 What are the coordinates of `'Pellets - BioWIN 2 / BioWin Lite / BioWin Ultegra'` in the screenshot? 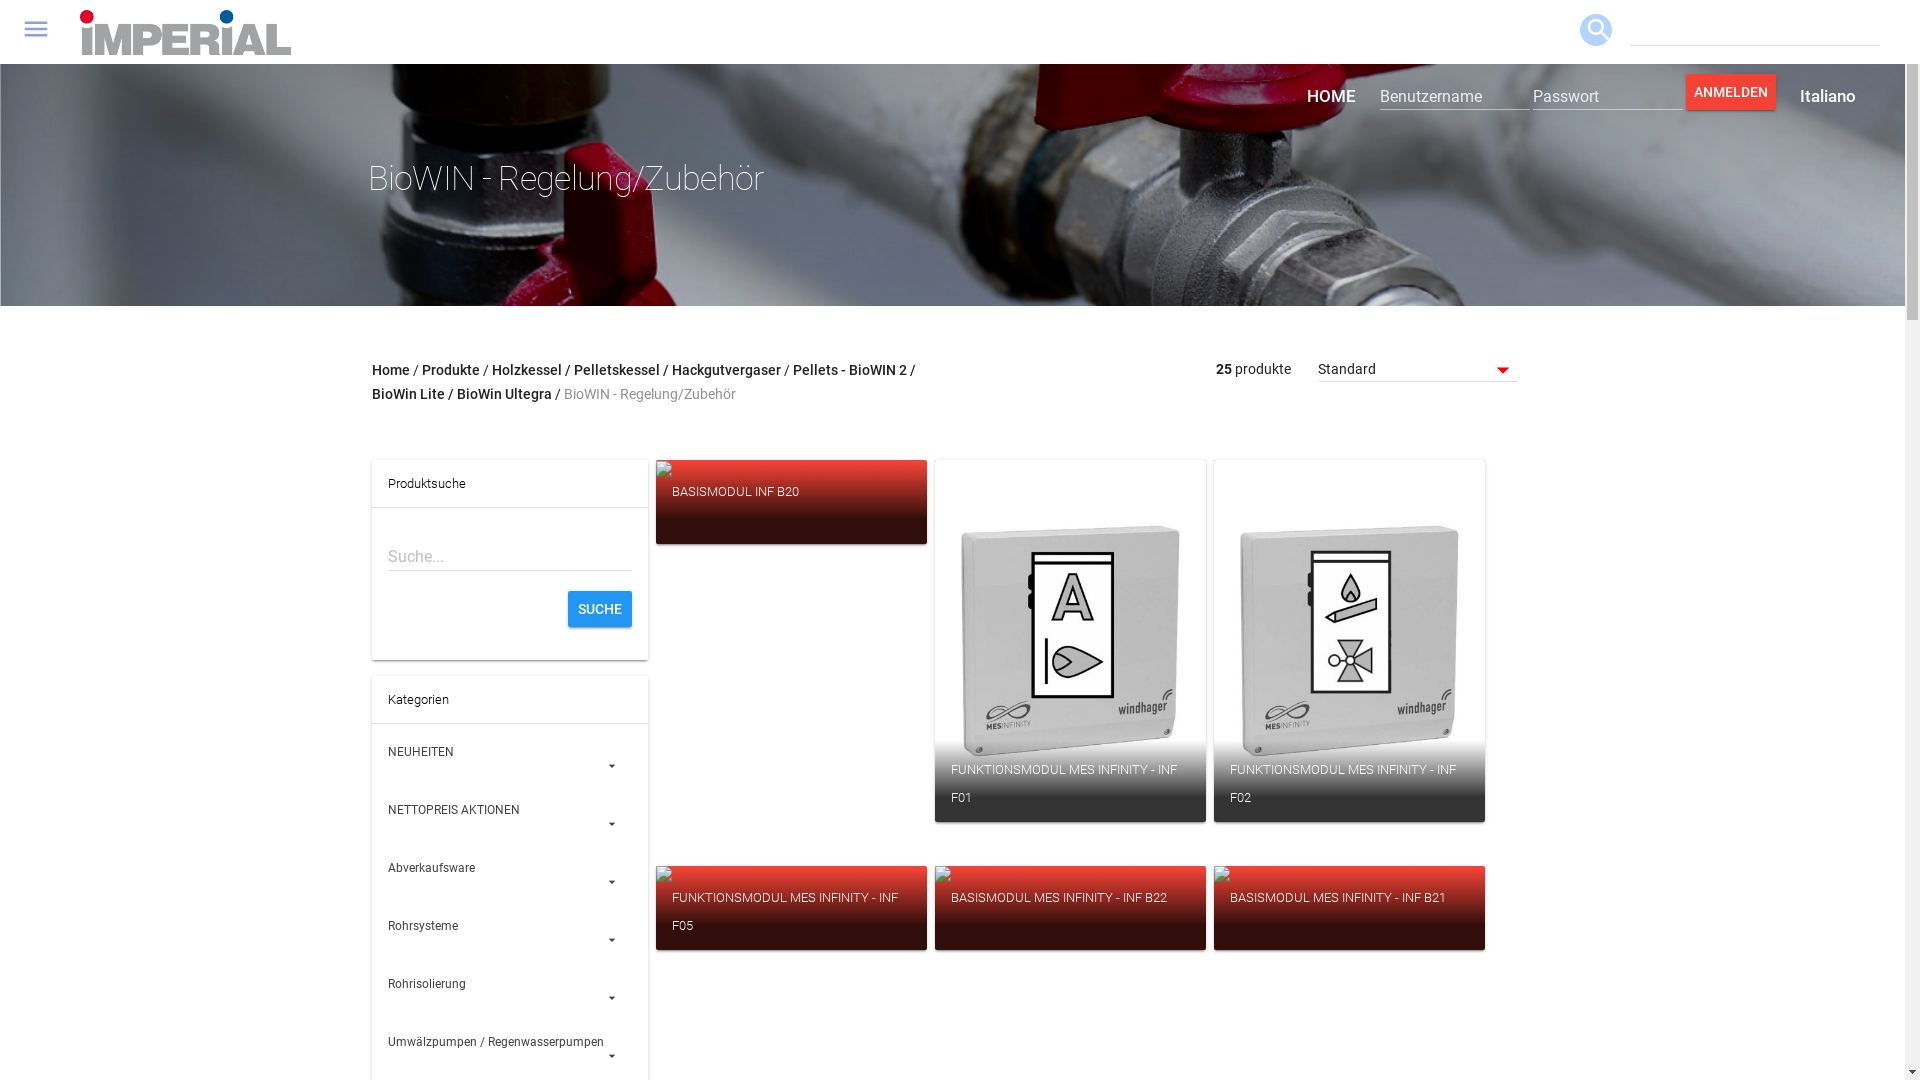 It's located at (643, 381).